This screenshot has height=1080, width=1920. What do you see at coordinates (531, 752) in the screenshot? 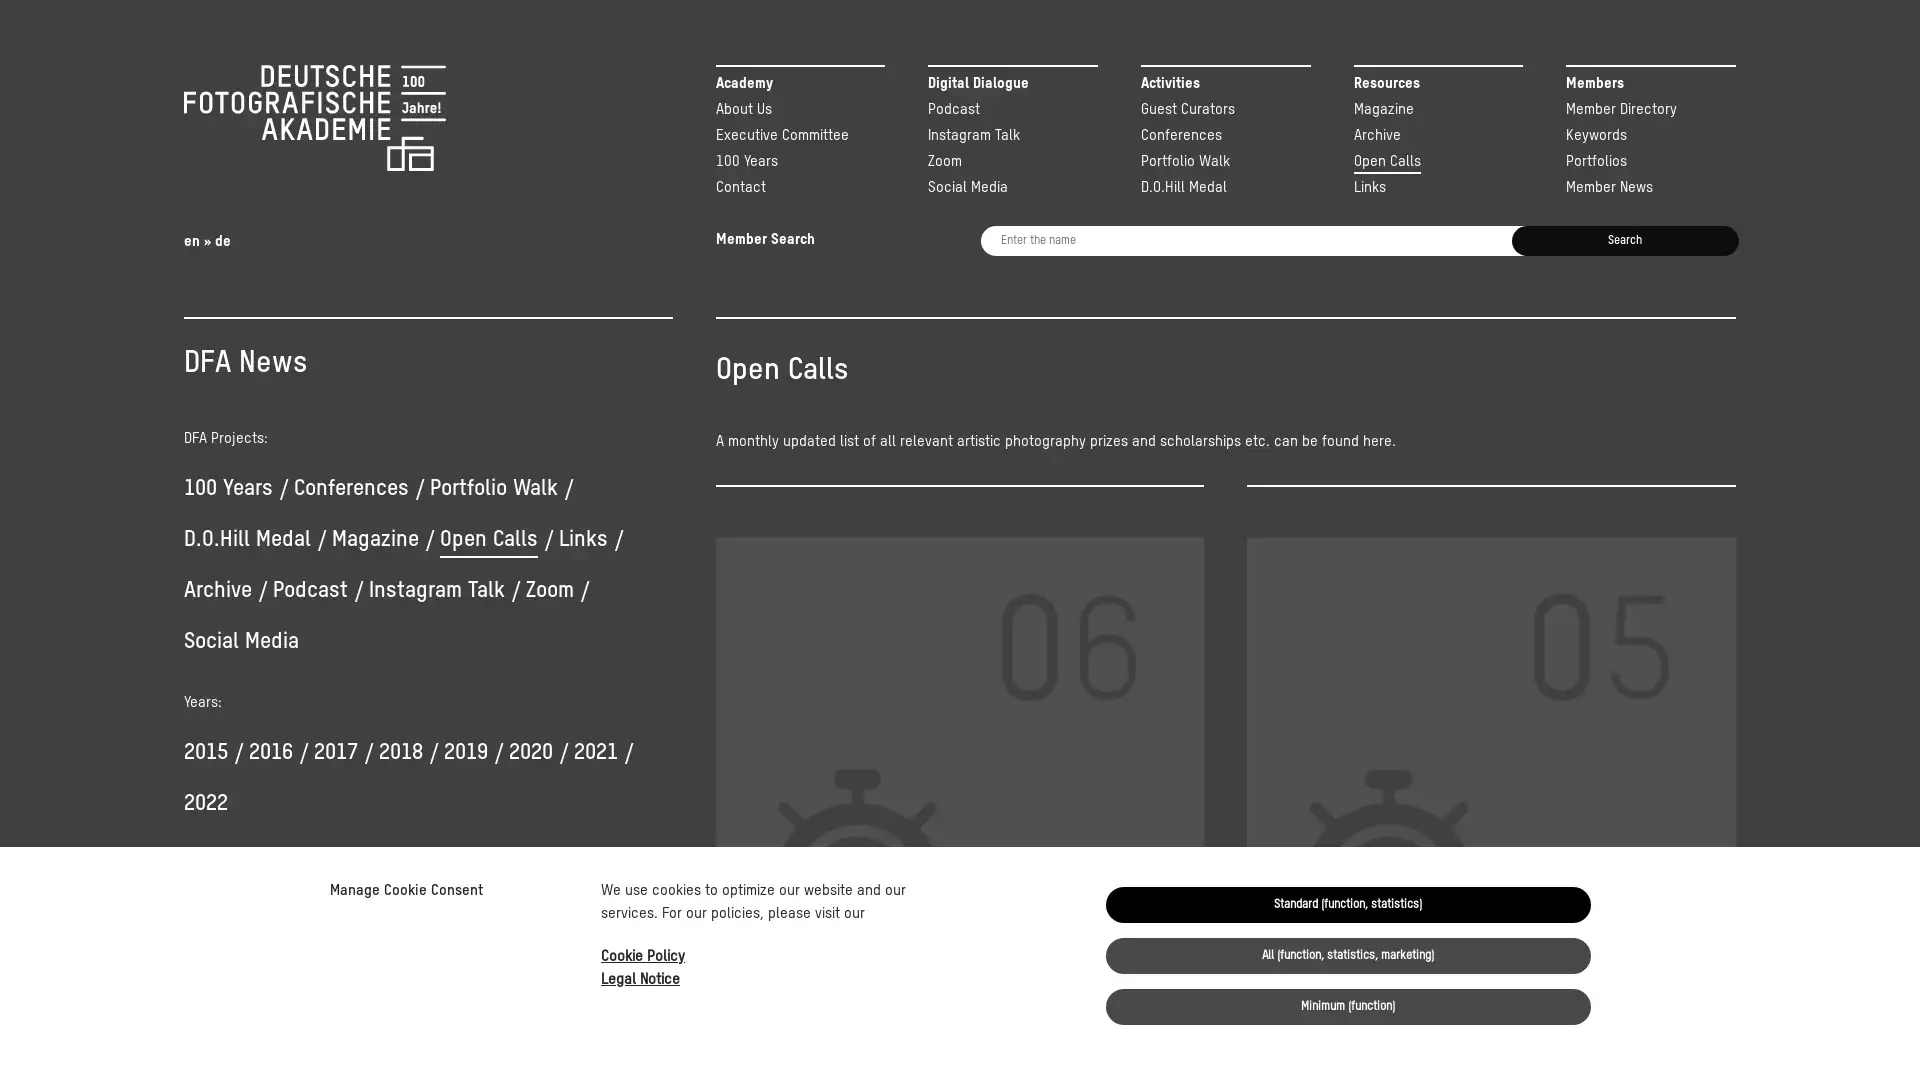
I see `2020` at bounding box center [531, 752].